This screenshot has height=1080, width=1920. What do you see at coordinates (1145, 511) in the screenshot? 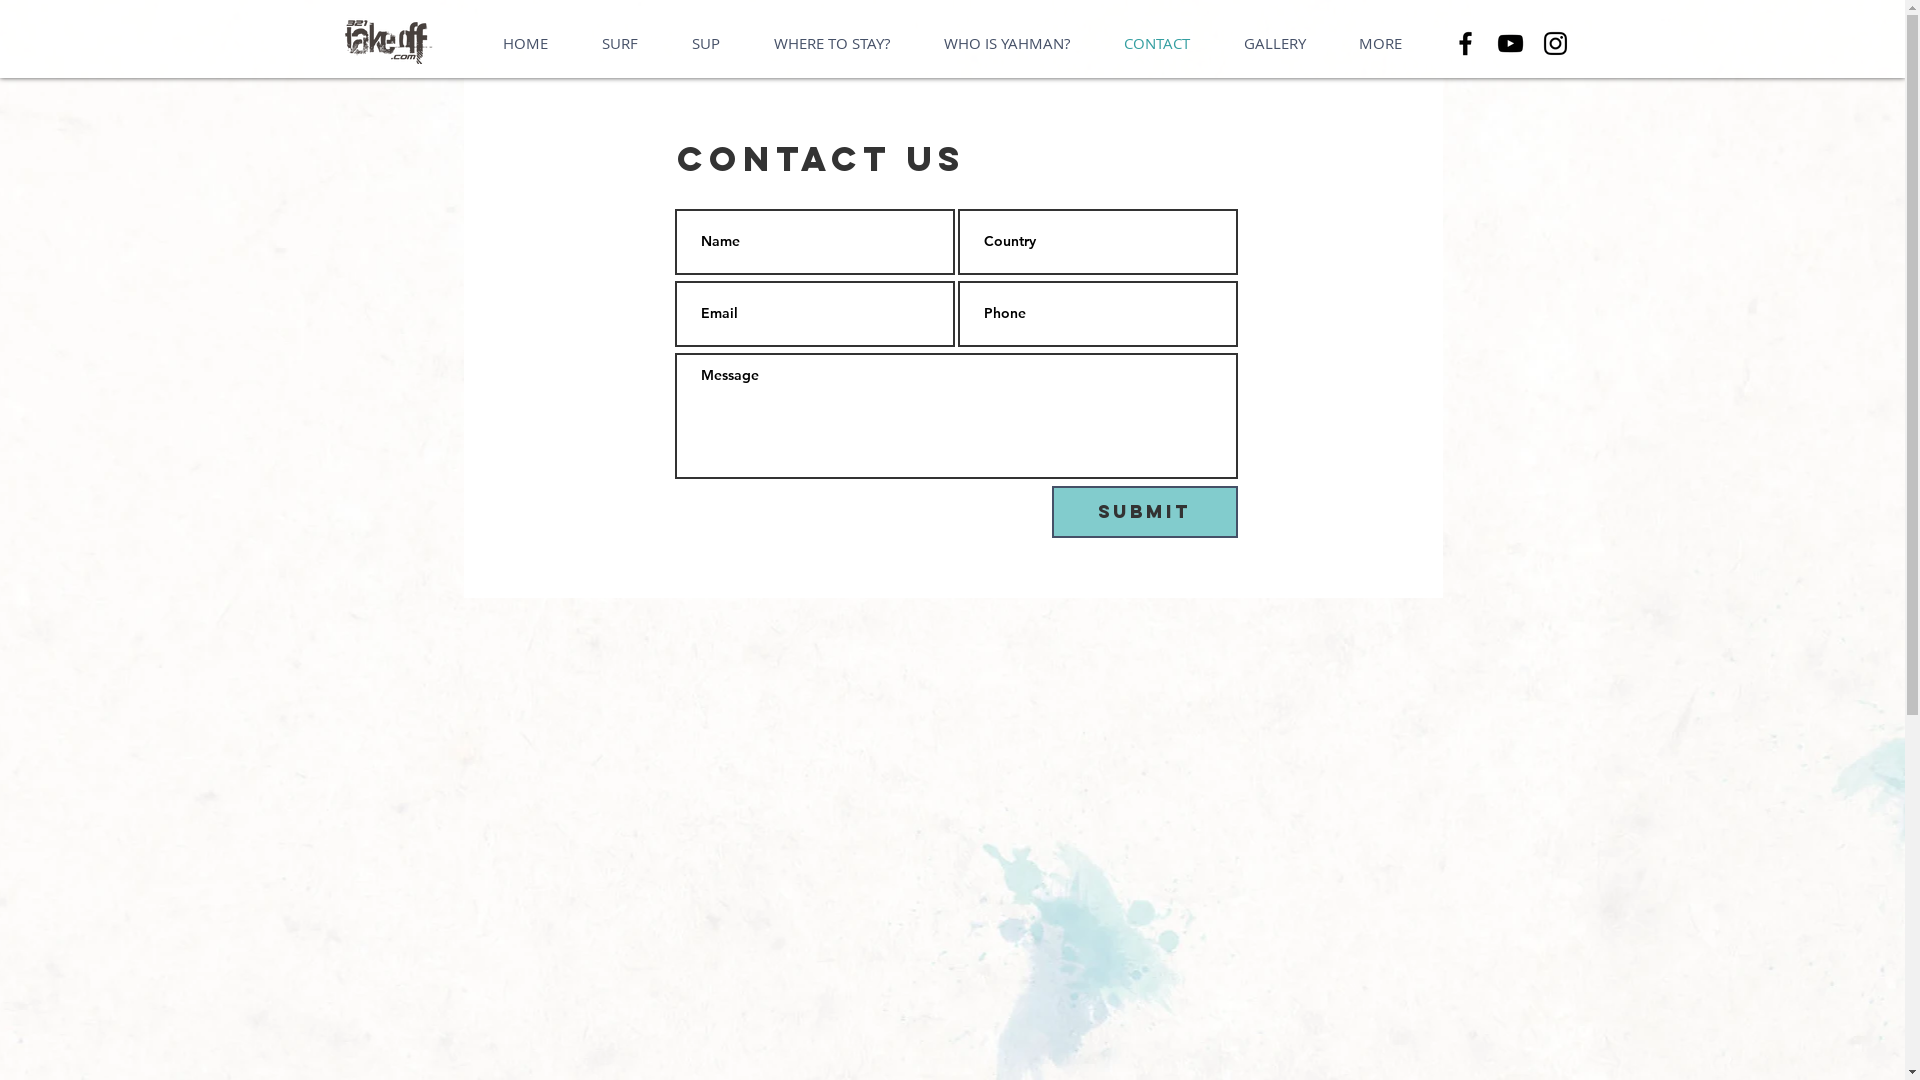
I see `'Submit'` at bounding box center [1145, 511].